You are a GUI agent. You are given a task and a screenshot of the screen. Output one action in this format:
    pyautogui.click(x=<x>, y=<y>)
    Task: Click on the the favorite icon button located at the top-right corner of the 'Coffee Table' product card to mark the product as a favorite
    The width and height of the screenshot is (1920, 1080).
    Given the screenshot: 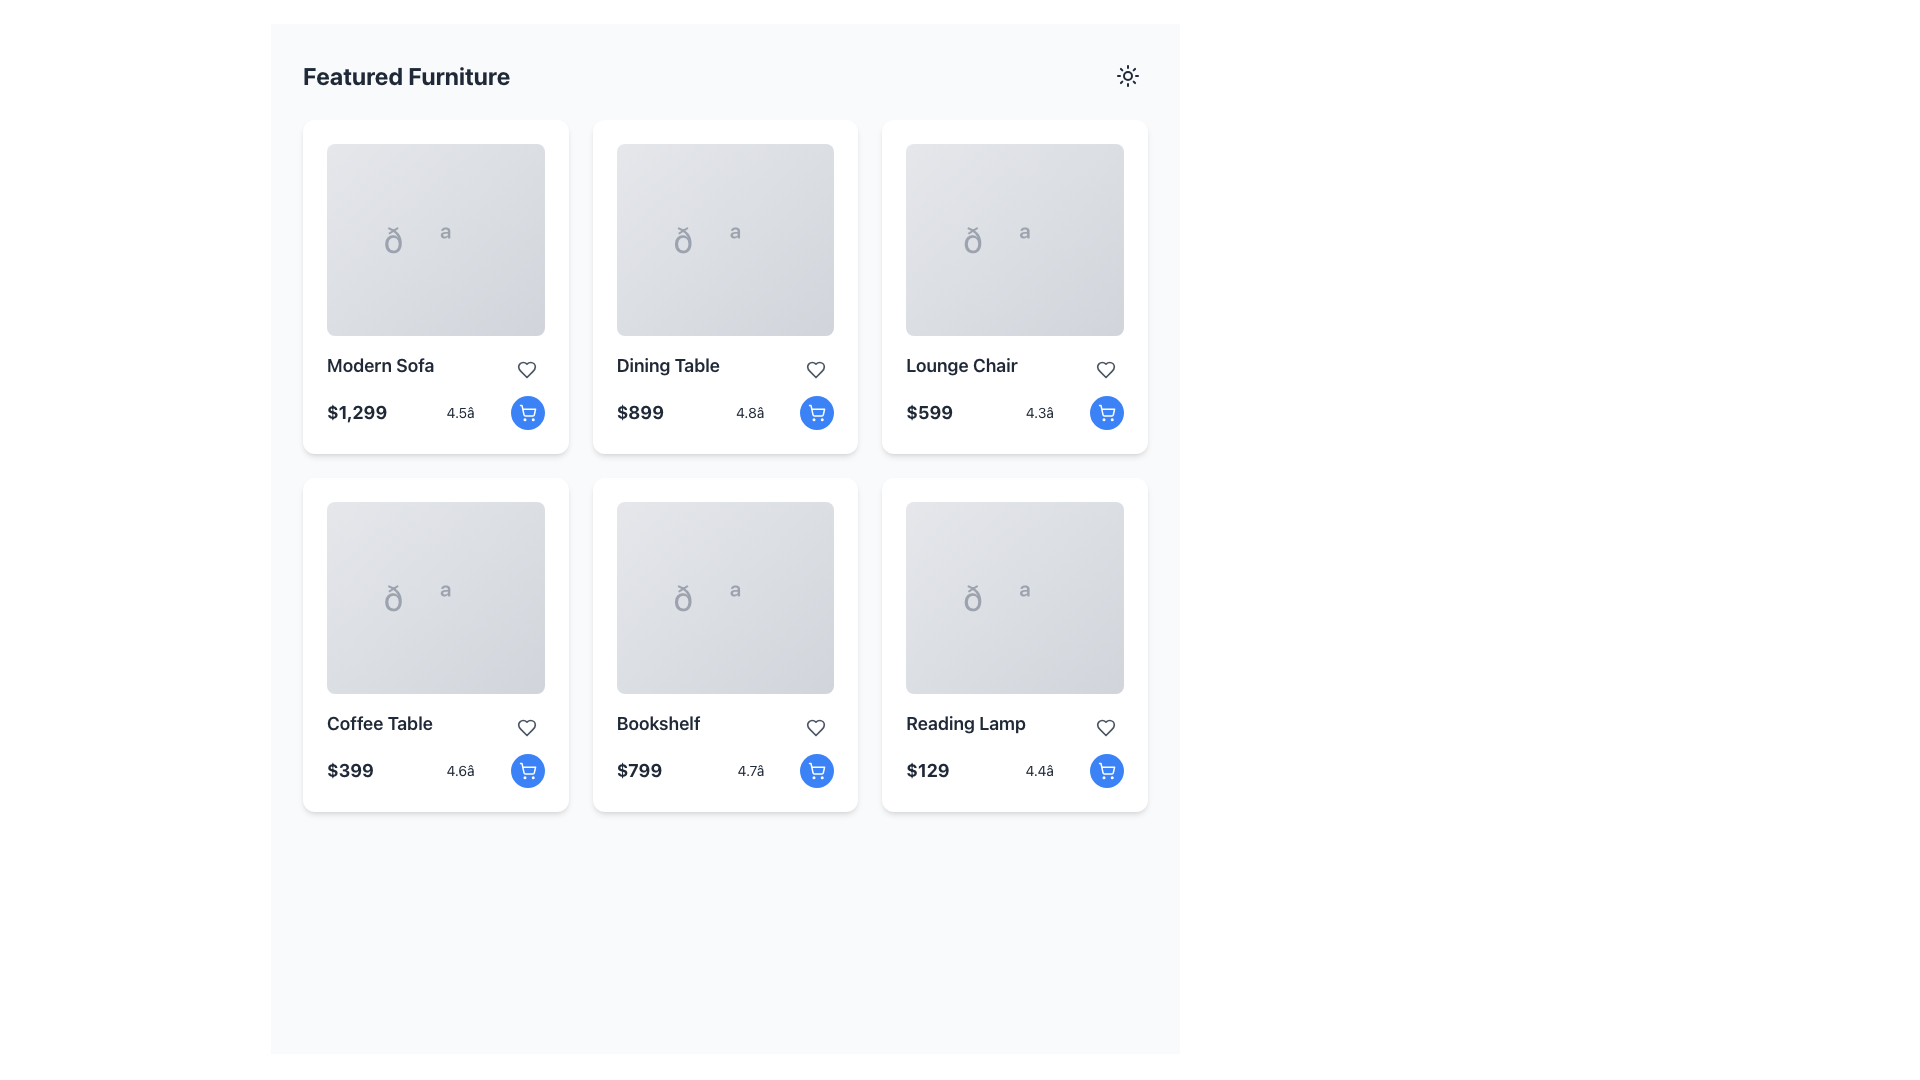 What is the action you would take?
    pyautogui.click(x=526, y=728)
    